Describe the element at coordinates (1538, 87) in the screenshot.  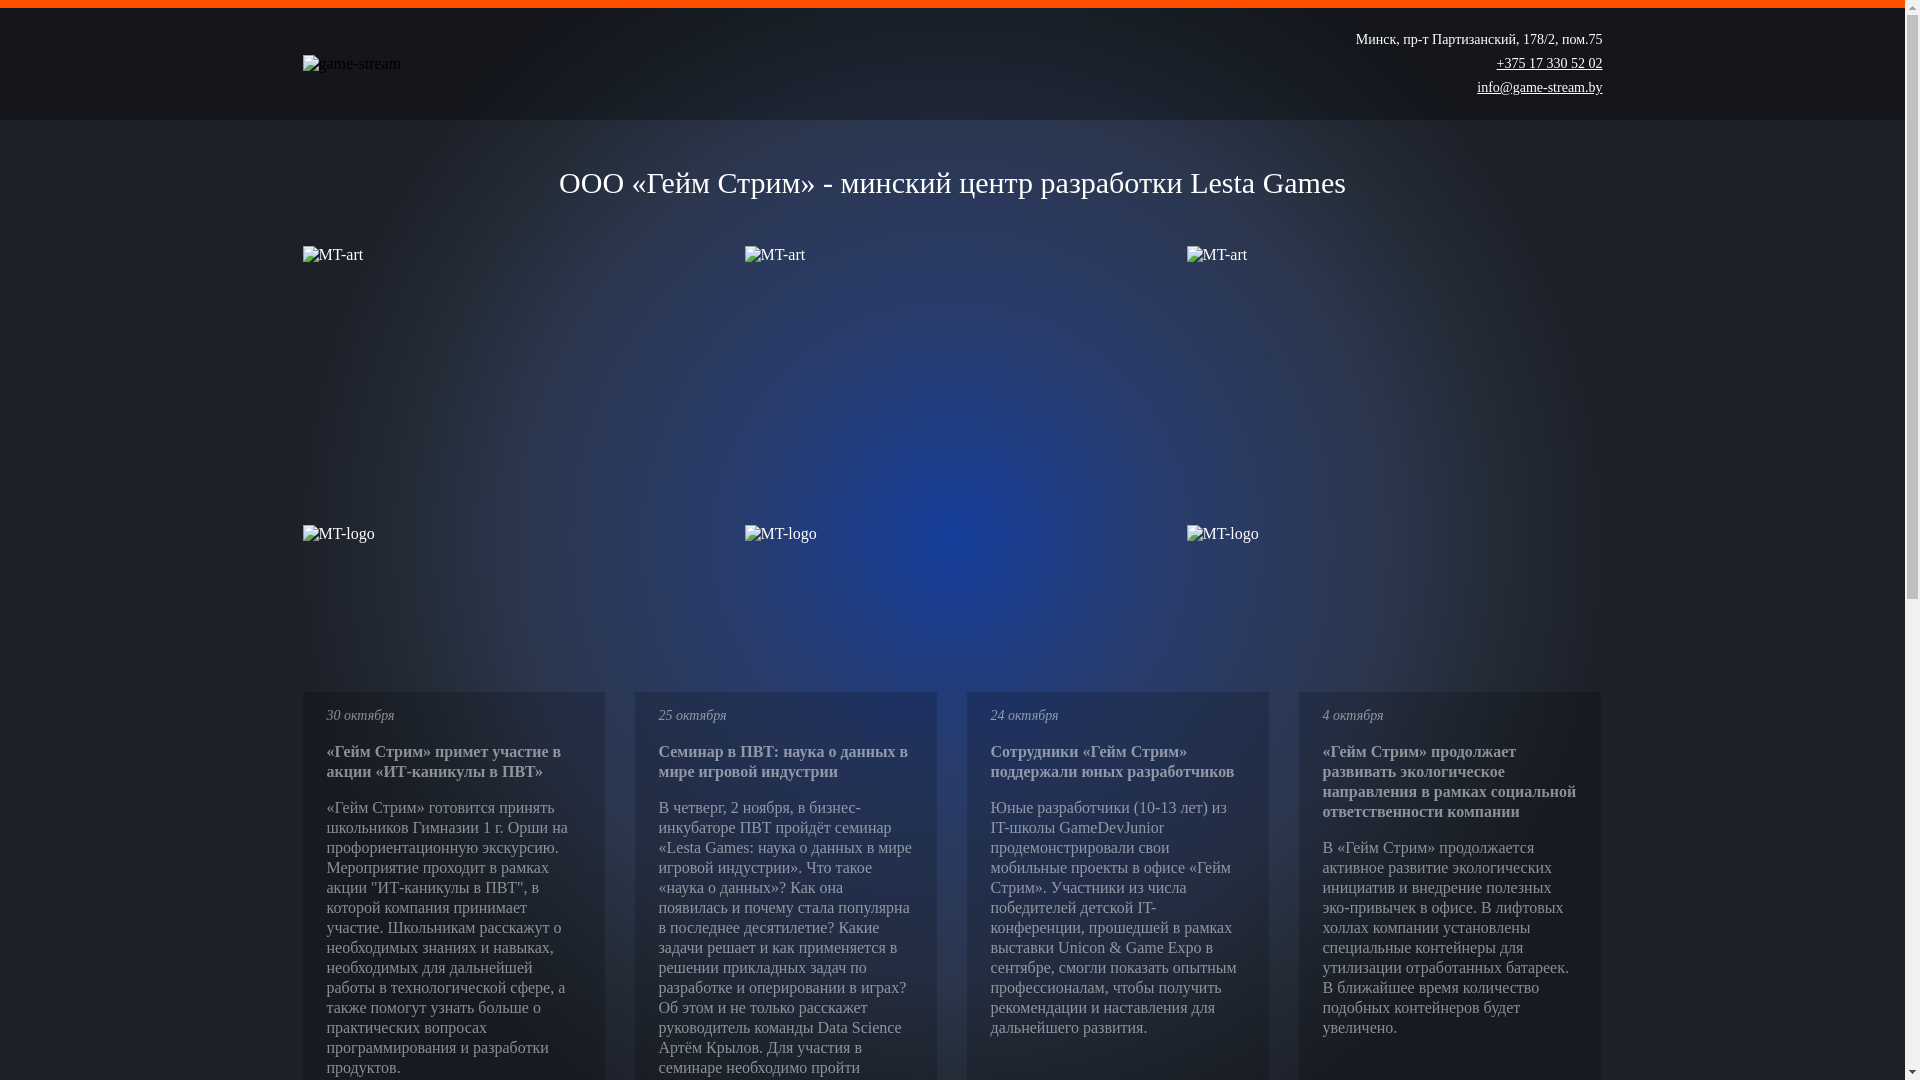
I see `'info@game-stream.by'` at that location.